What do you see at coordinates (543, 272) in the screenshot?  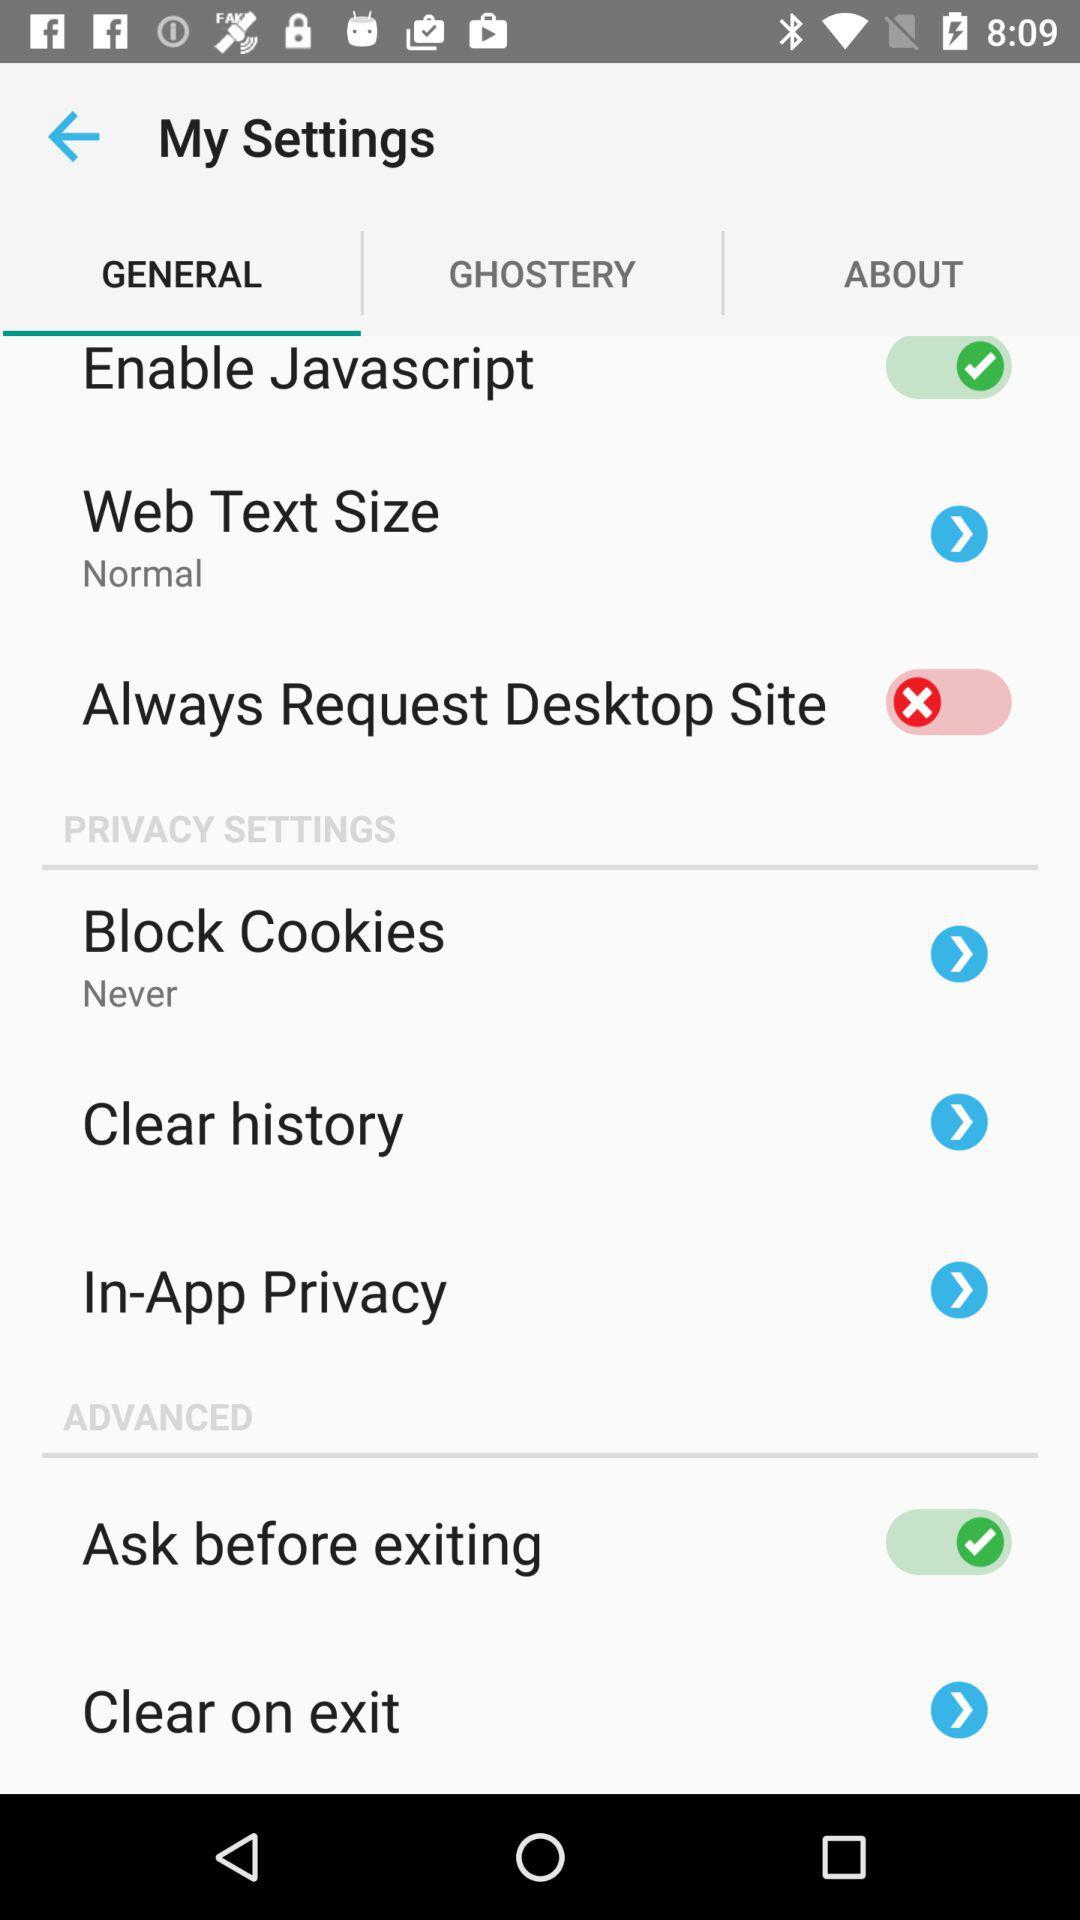 I see `the ghostery icon beside the general icon` at bounding box center [543, 272].